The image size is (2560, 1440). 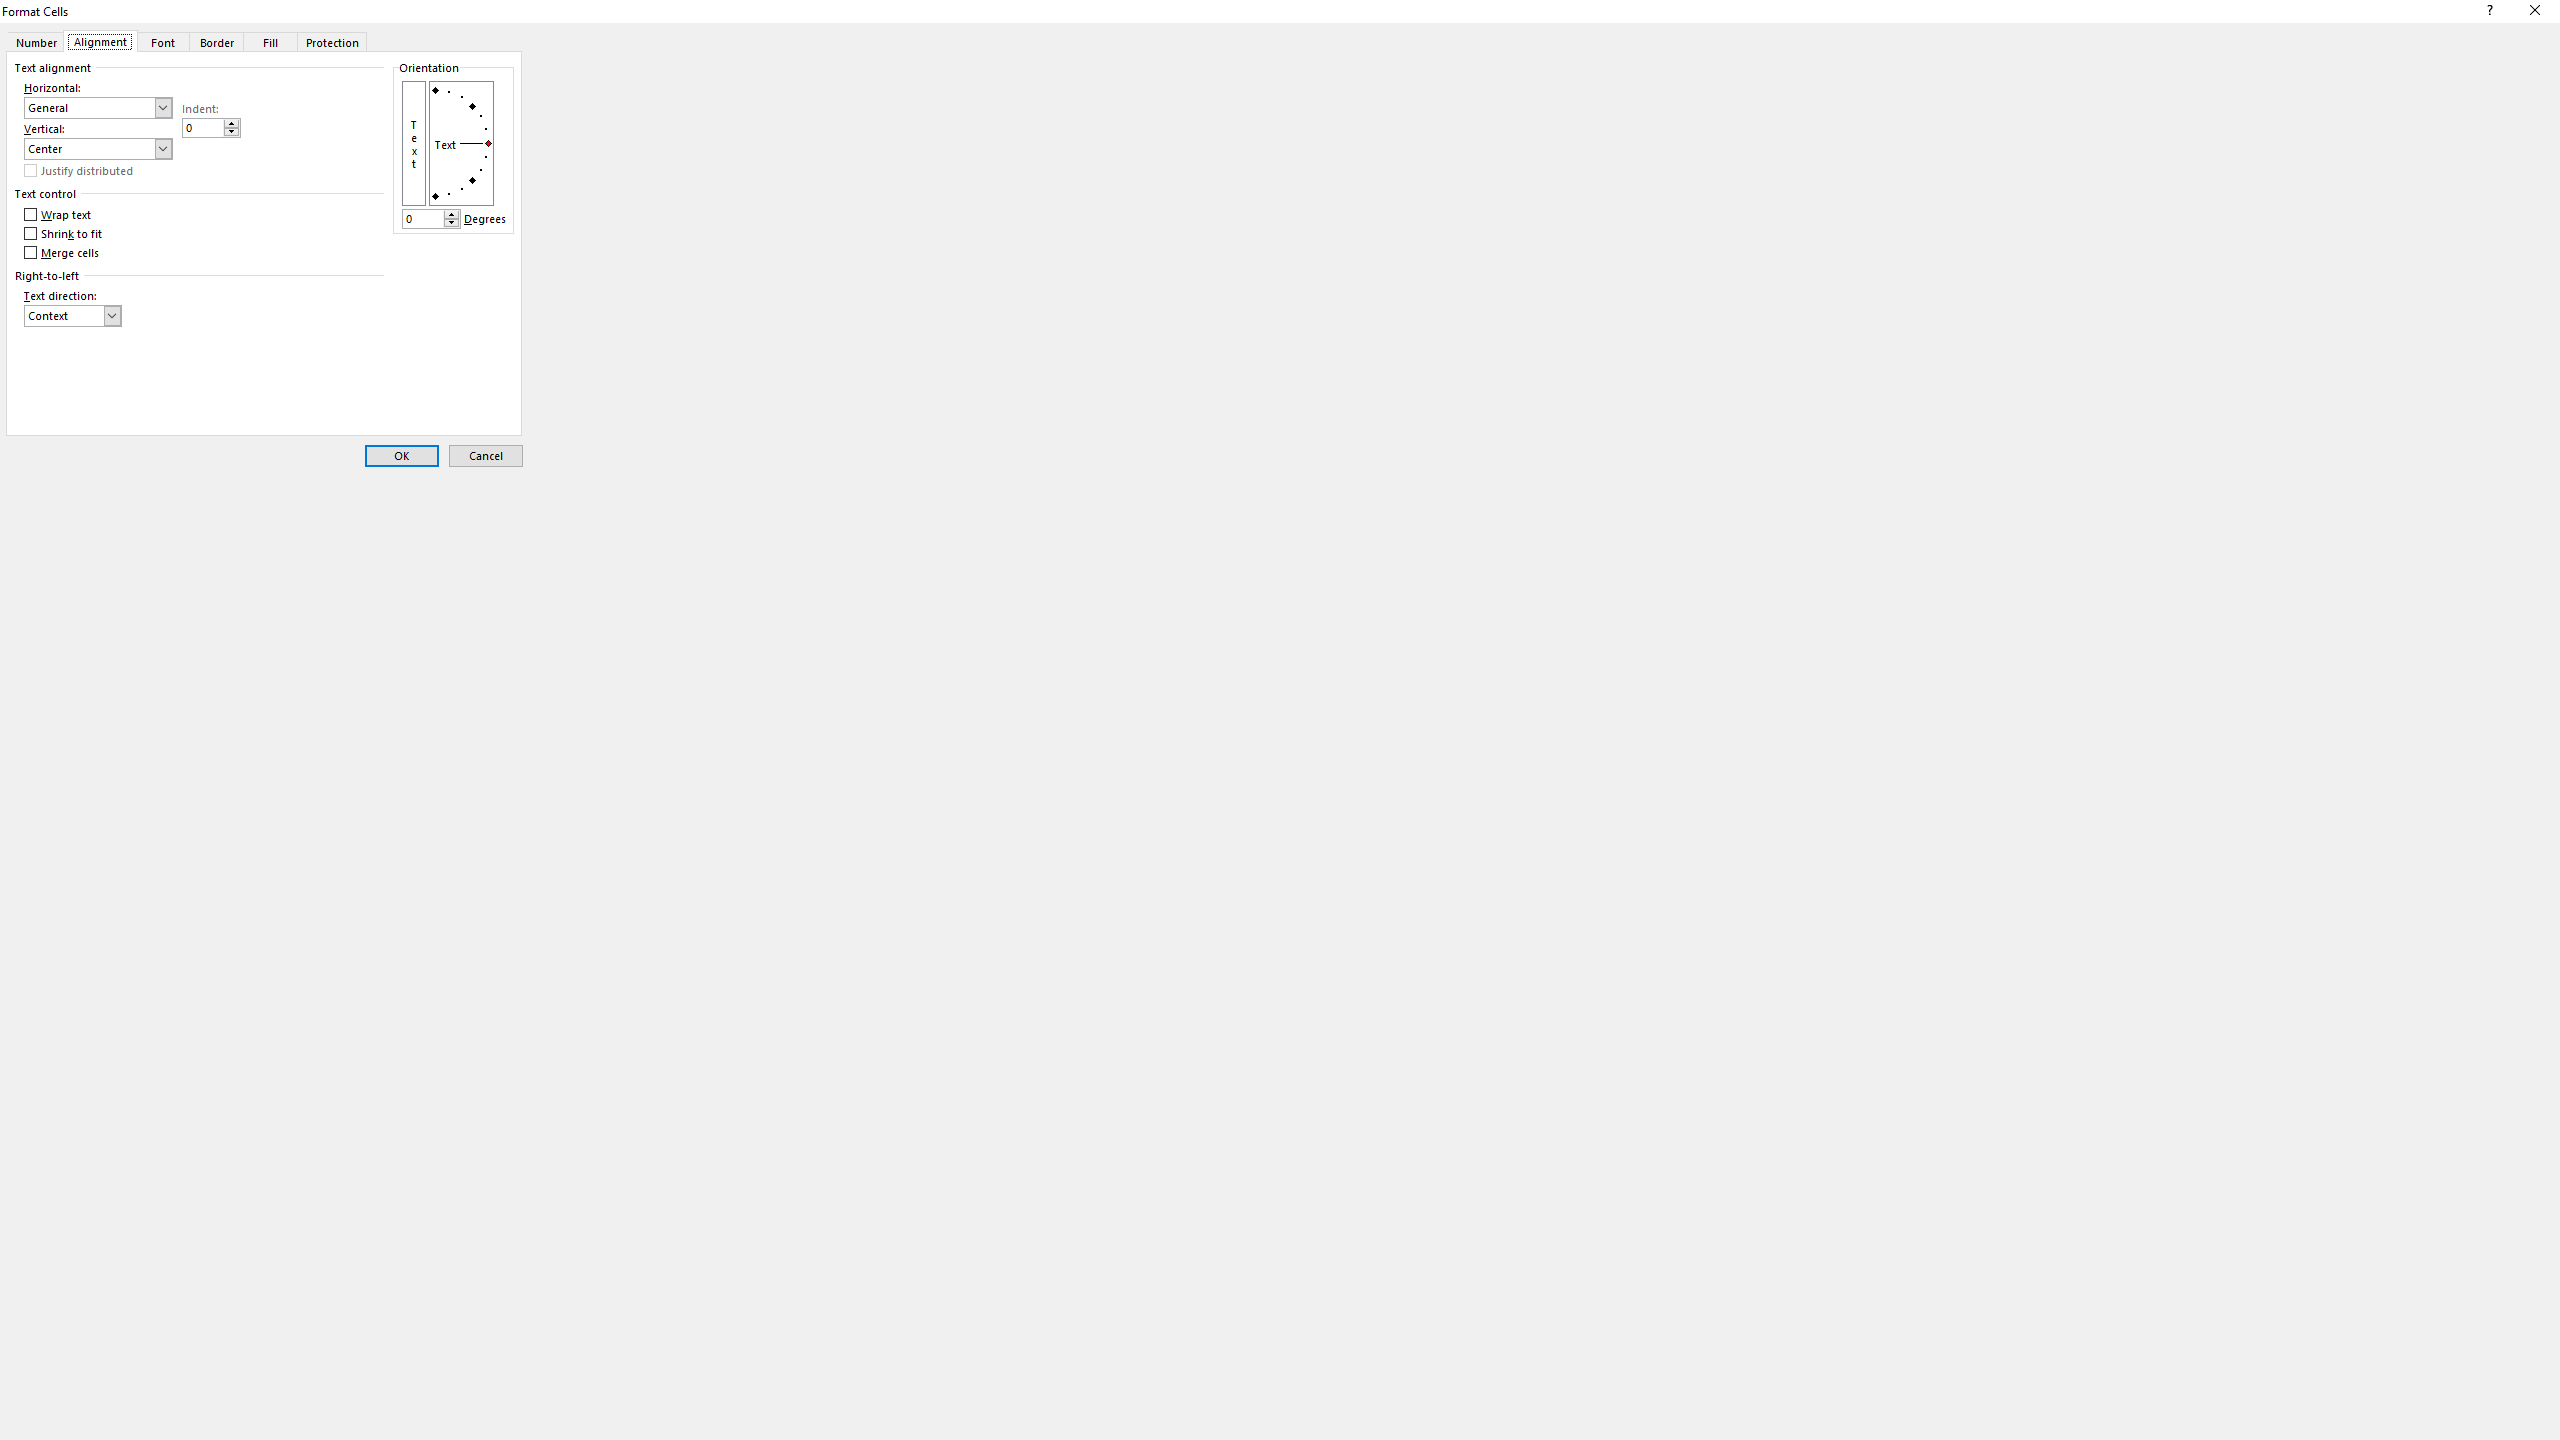 I want to click on 'Vertical:', so click(x=97, y=149).